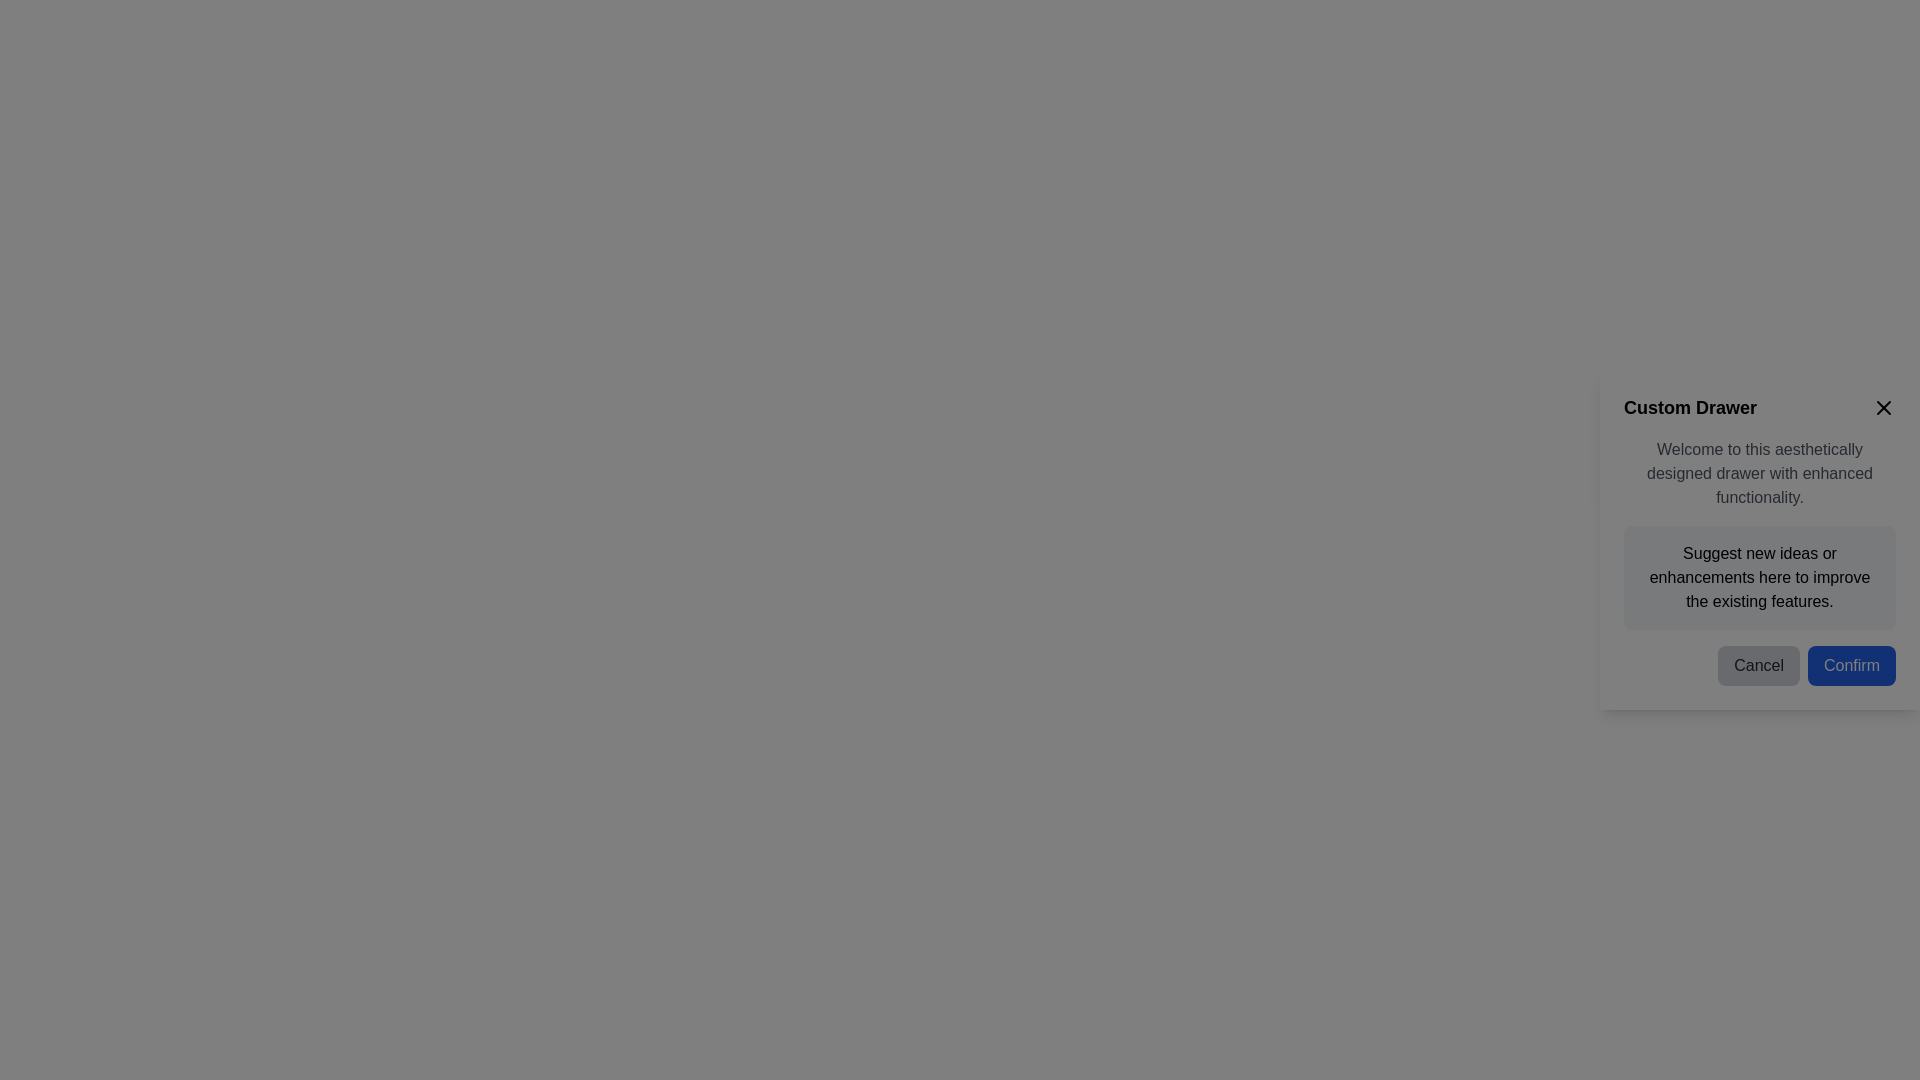  Describe the element at coordinates (1882, 407) in the screenshot. I see `the close icon button, which is a circular button with an X design located at the top right corner of the 'Custom Drawer' modal` at that location.